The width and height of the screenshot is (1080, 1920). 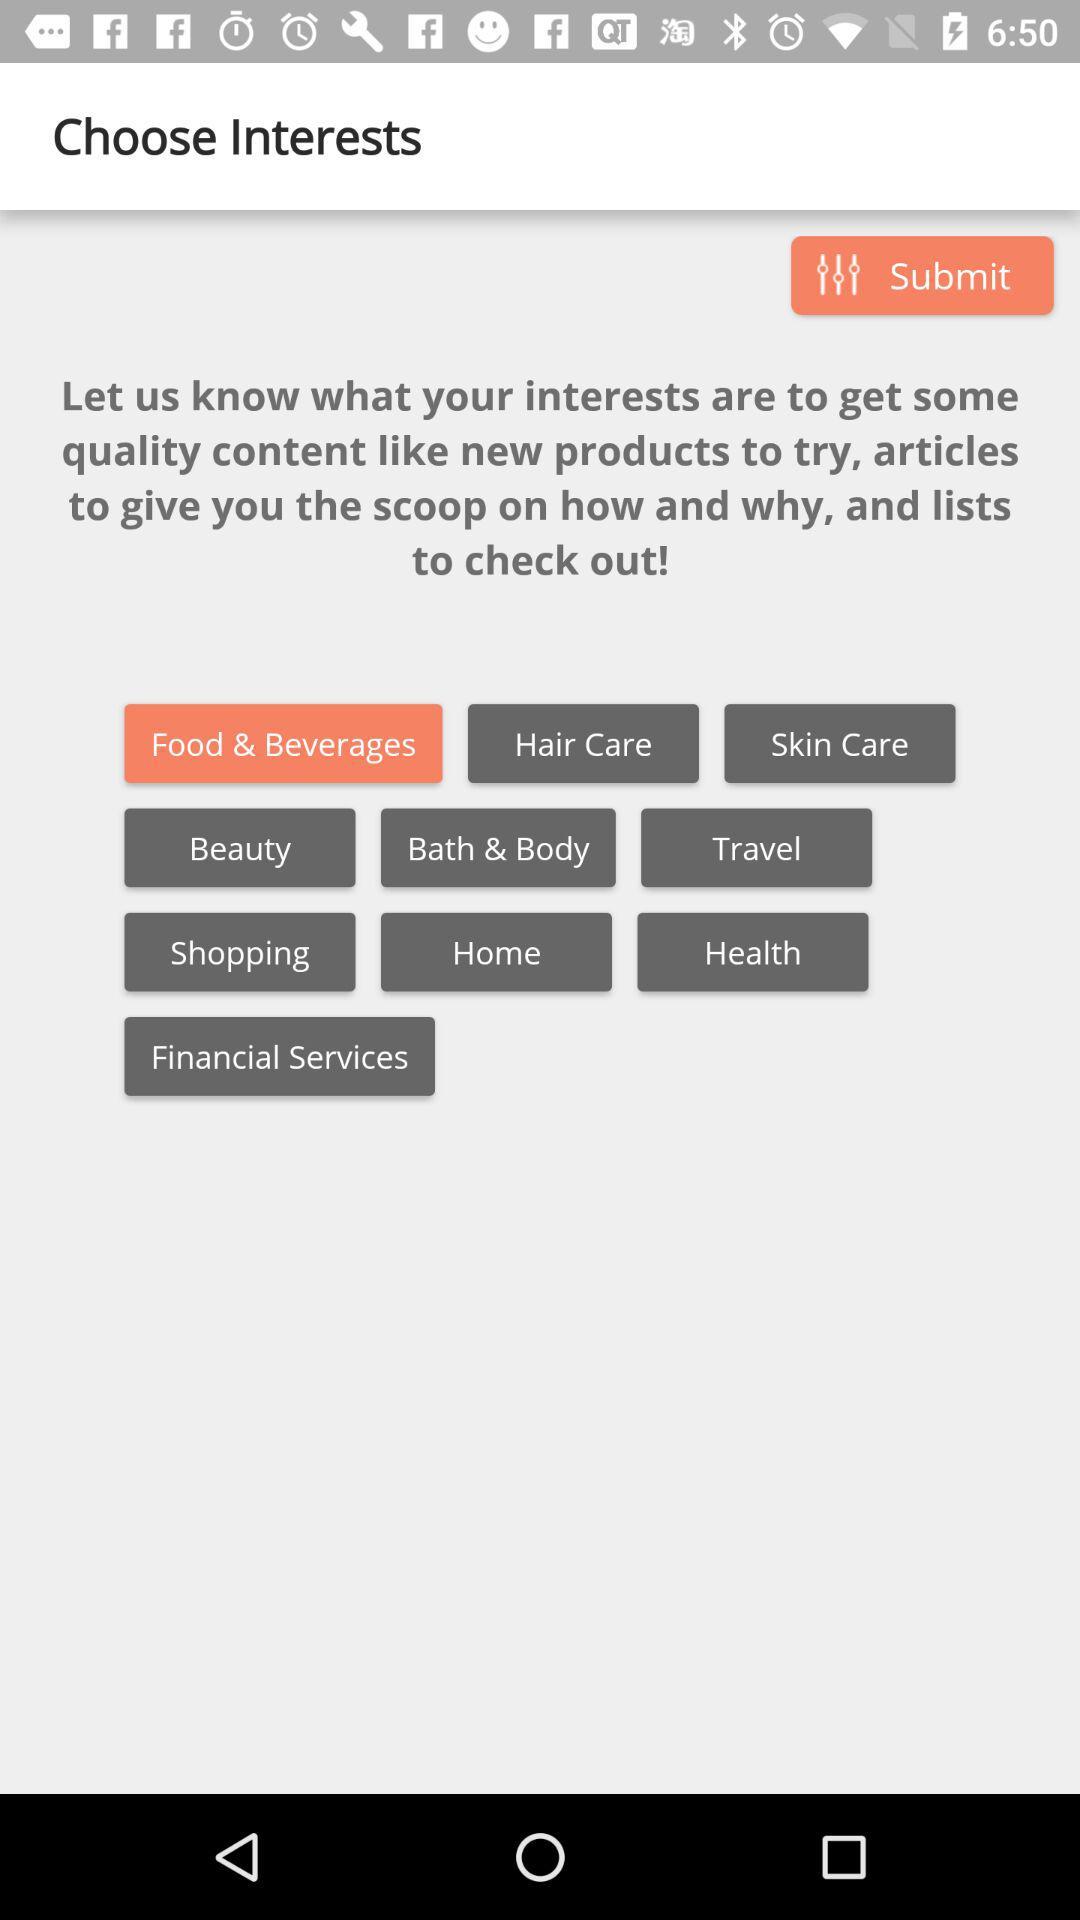 What do you see at coordinates (283, 742) in the screenshot?
I see `icon above beauty icon` at bounding box center [283, 742].